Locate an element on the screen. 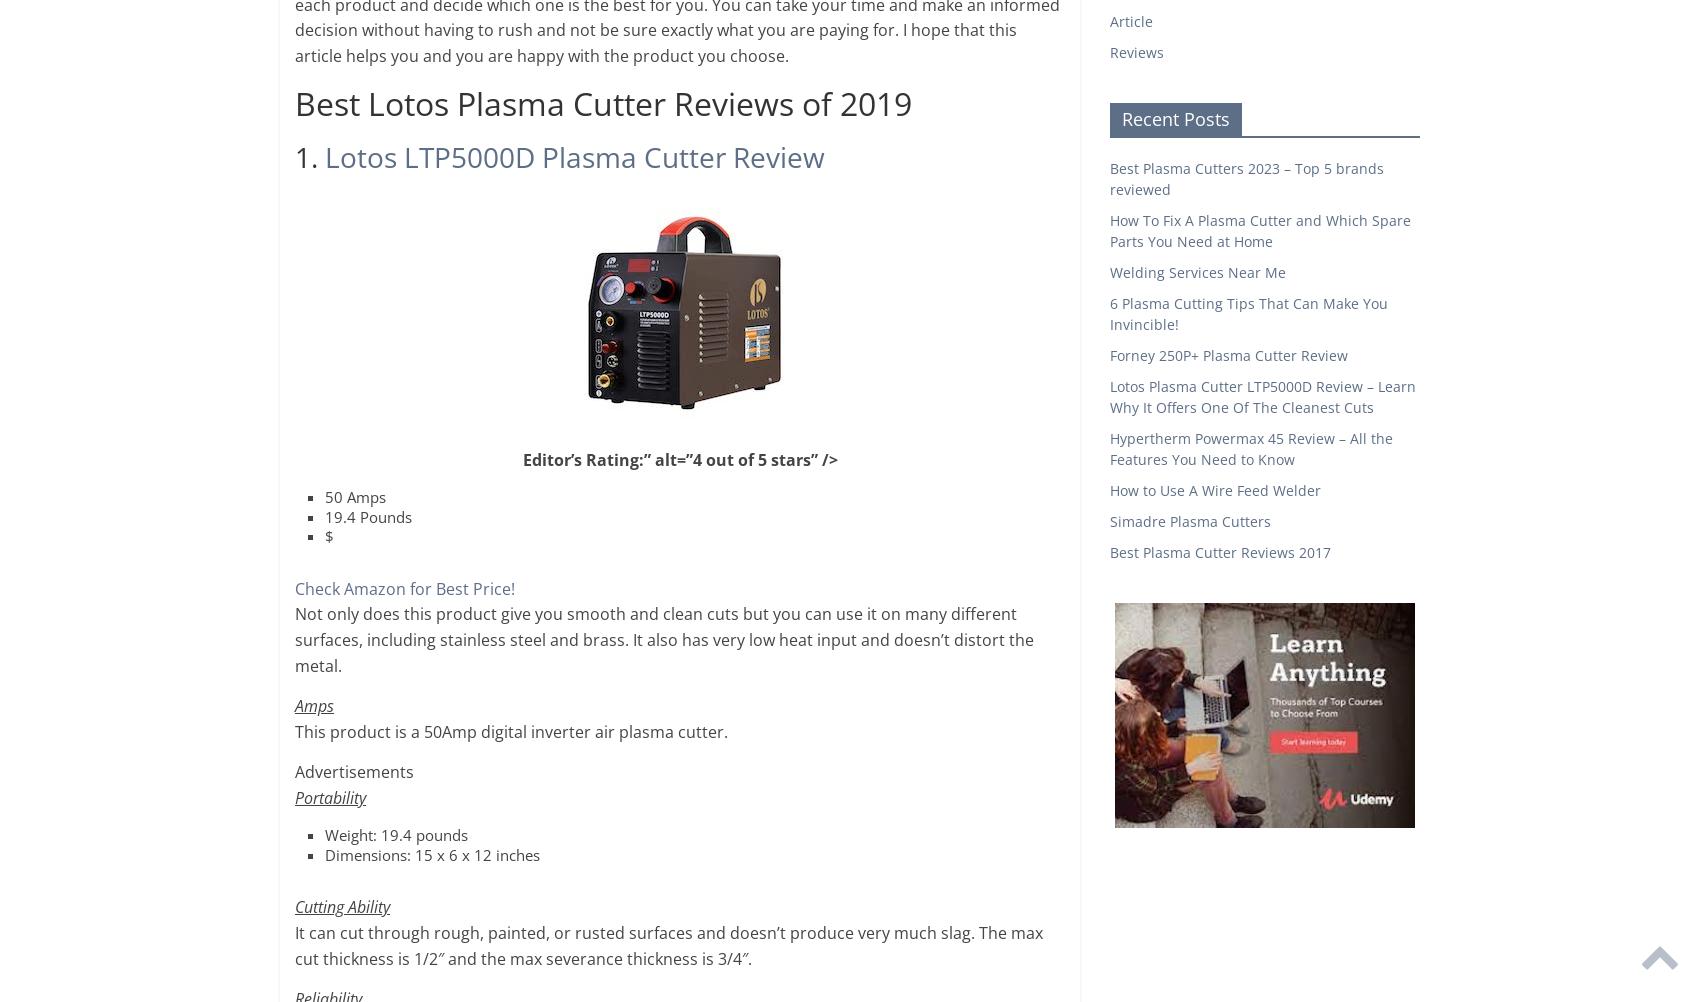 This screenshot has height=1002, width=1700. 'Best Plasma Cutter Reviews 2017' is located at coordinates (1219, 552).